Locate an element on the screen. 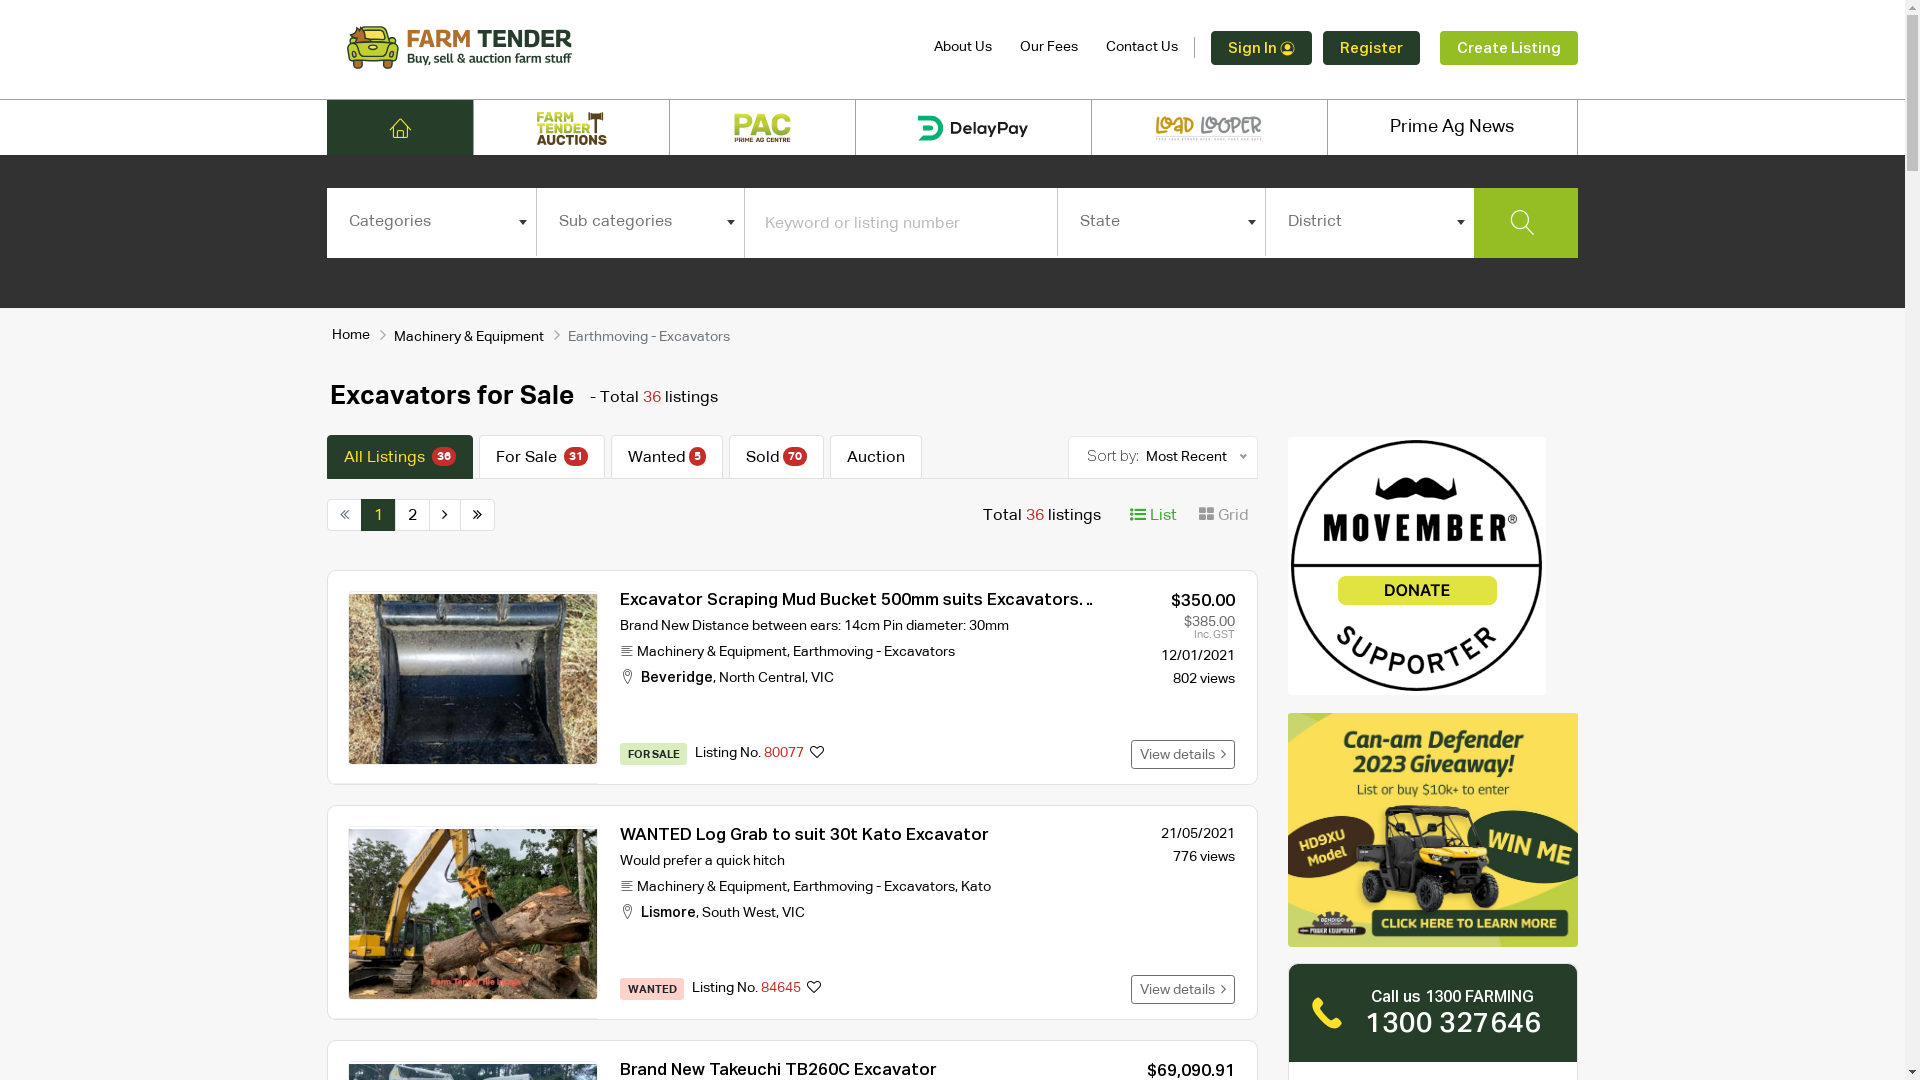 This screenshot has width=1920, height=1080. 'Register' is located at coordinates (1370, 47).